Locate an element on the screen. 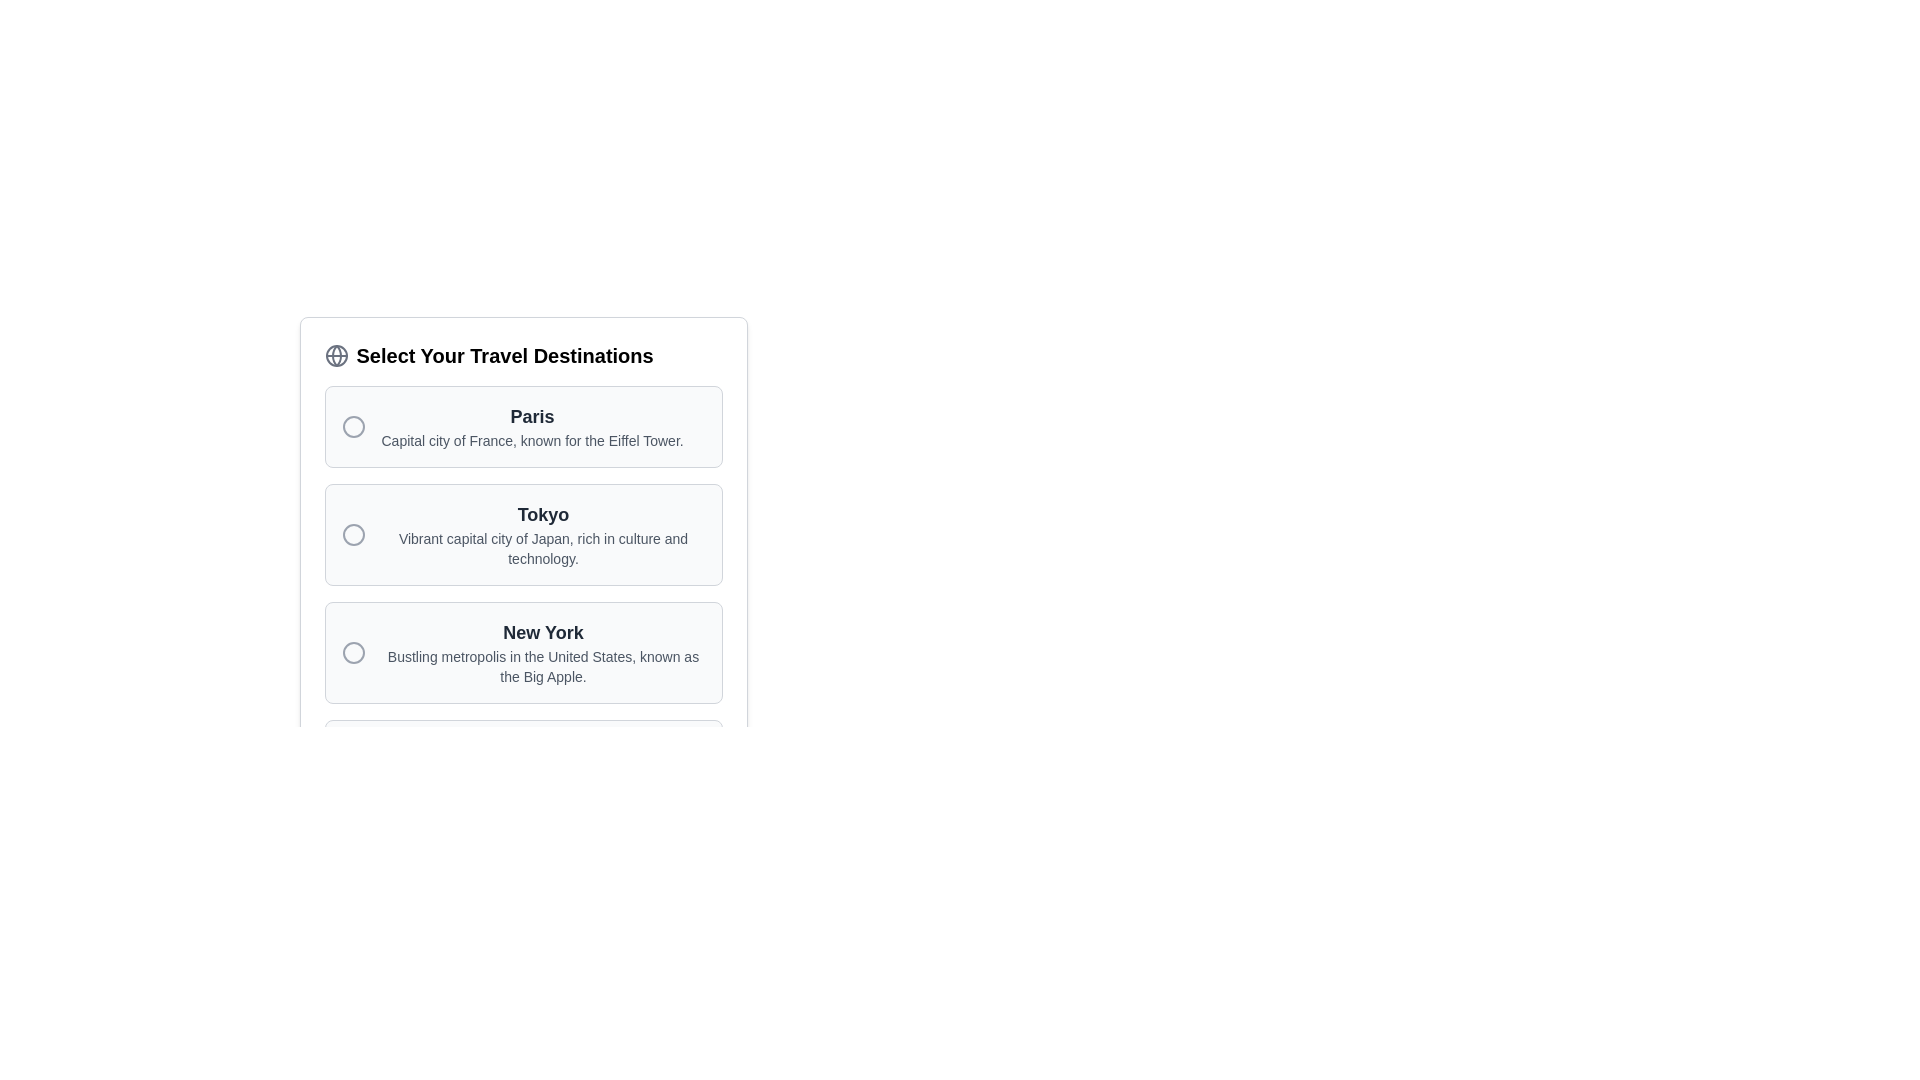  textual content of the Card option with the associated radio button that is the second item in a vertical list of travel destination cards, located between 'Paris' and 'New York' is located at coordinates (523, 534).